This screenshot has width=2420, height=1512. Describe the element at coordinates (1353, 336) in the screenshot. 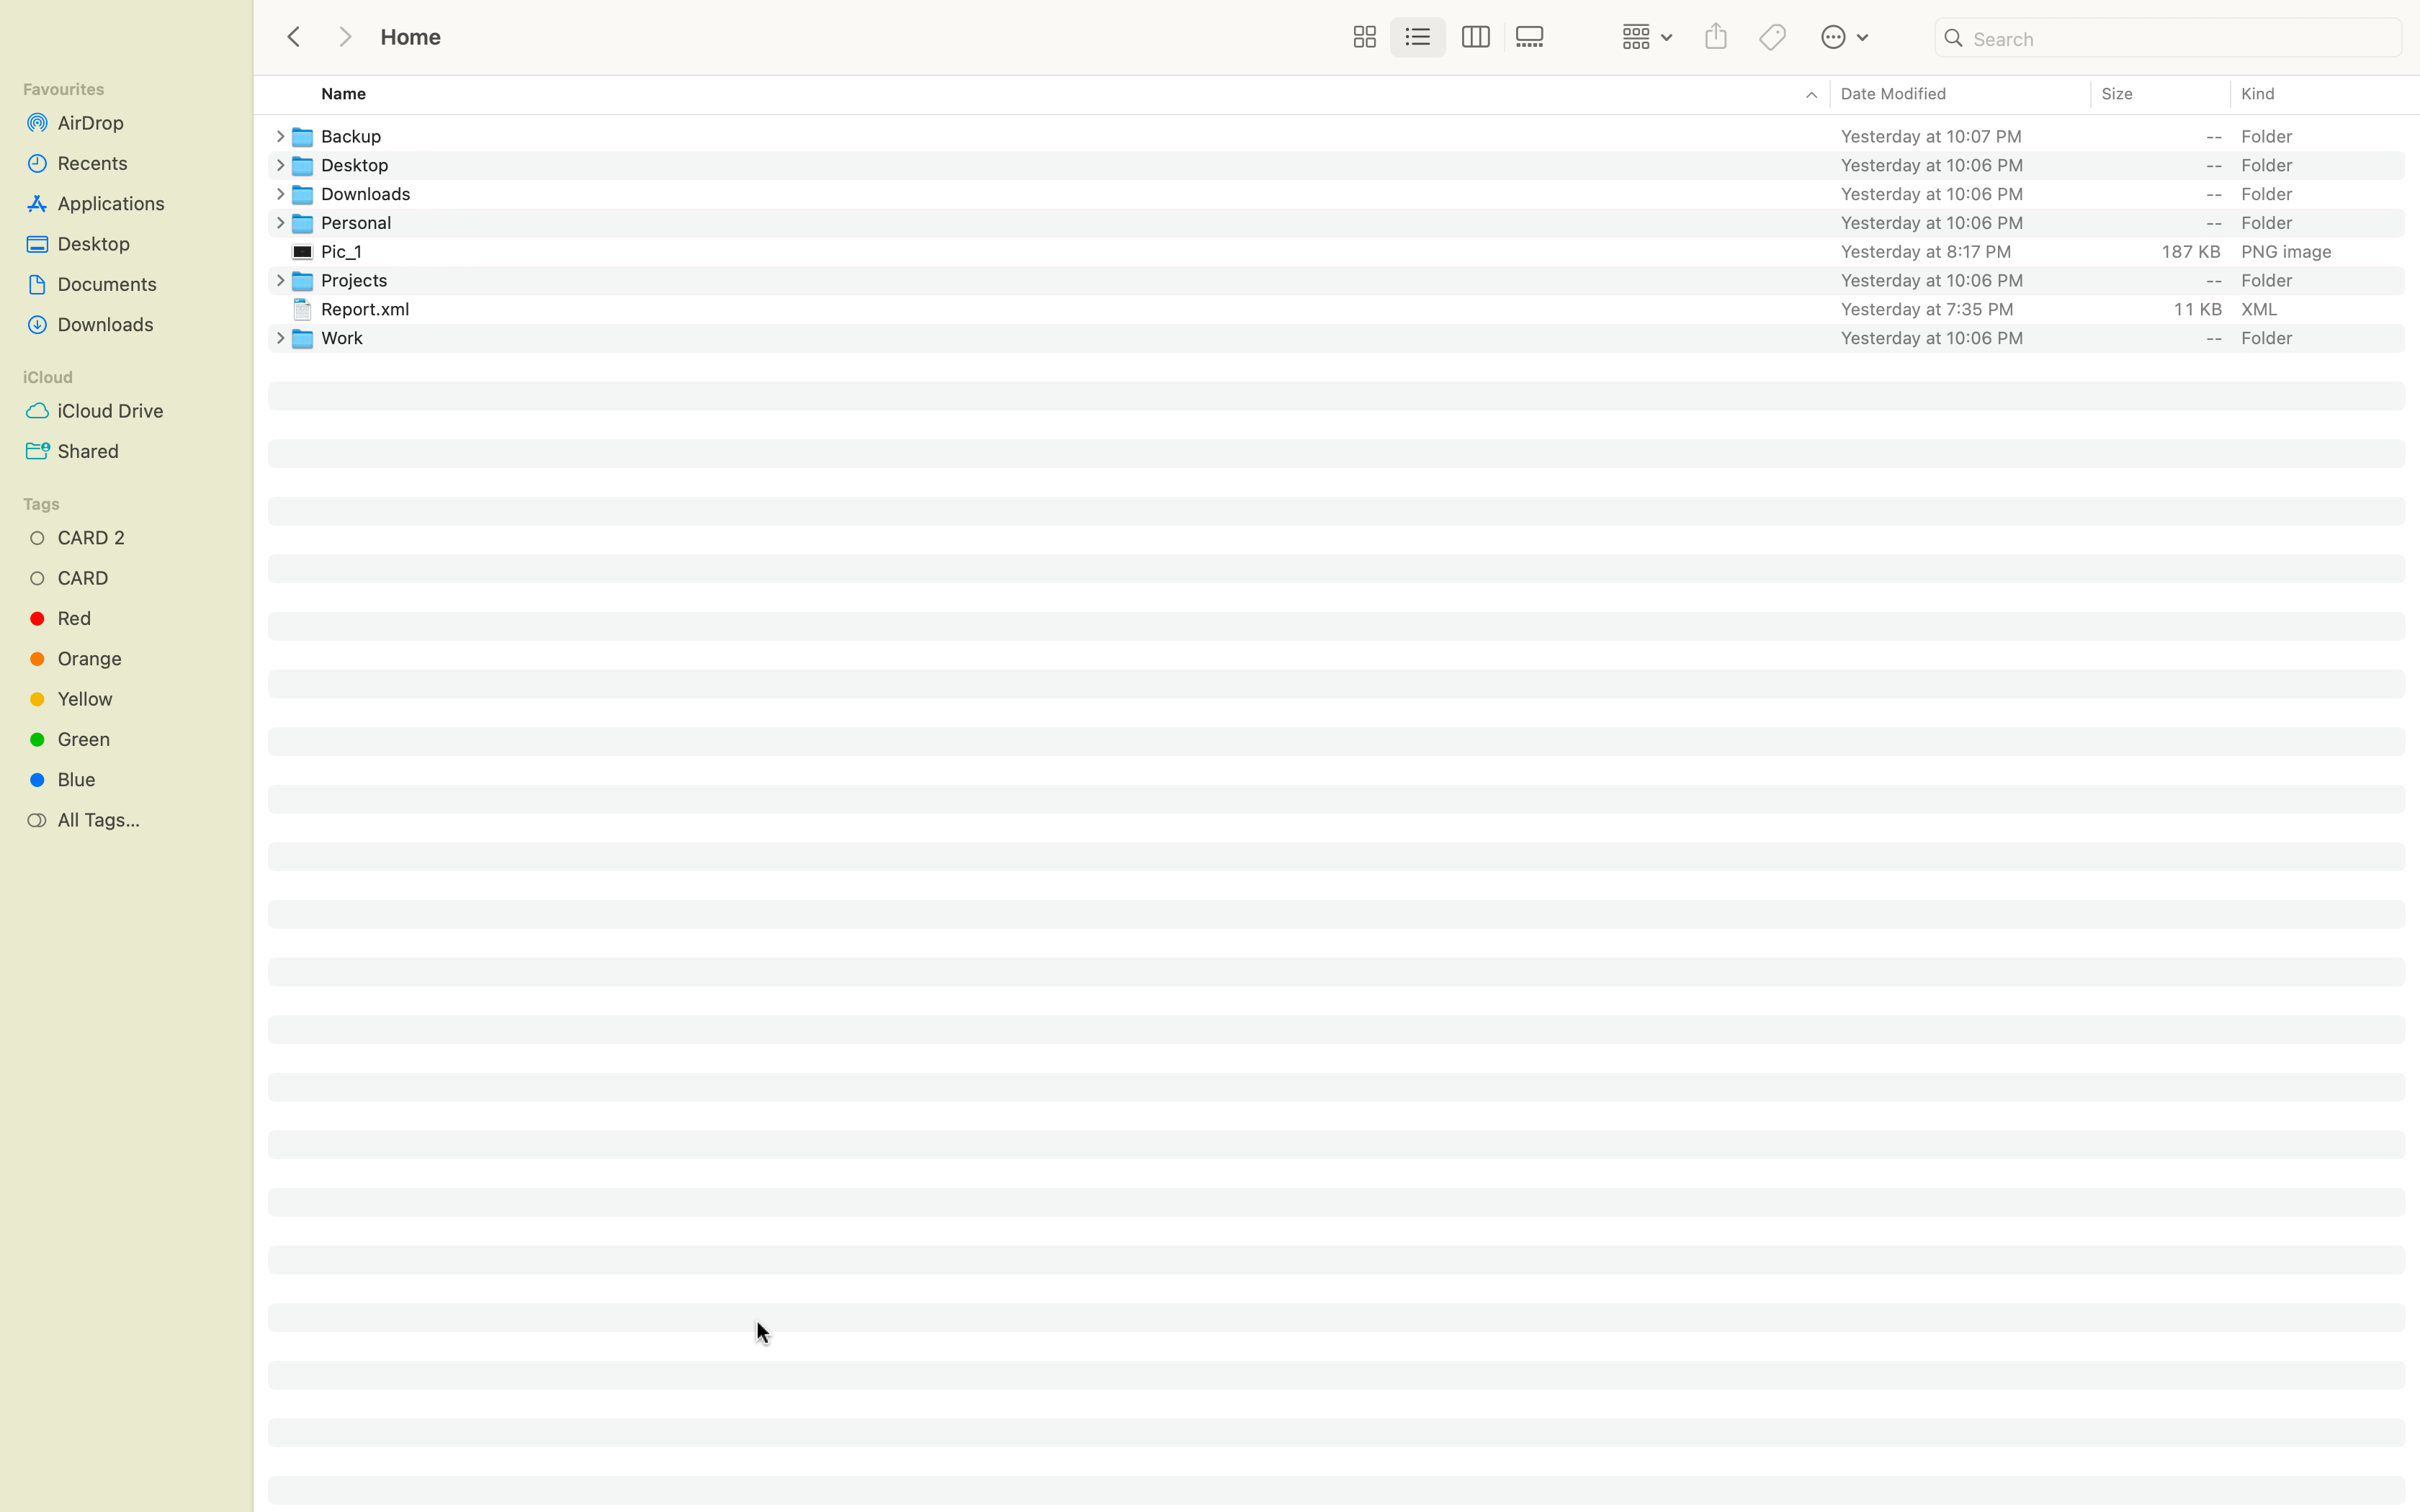

I see `Through the right click function, remove the last directory in the sequence` at that location.